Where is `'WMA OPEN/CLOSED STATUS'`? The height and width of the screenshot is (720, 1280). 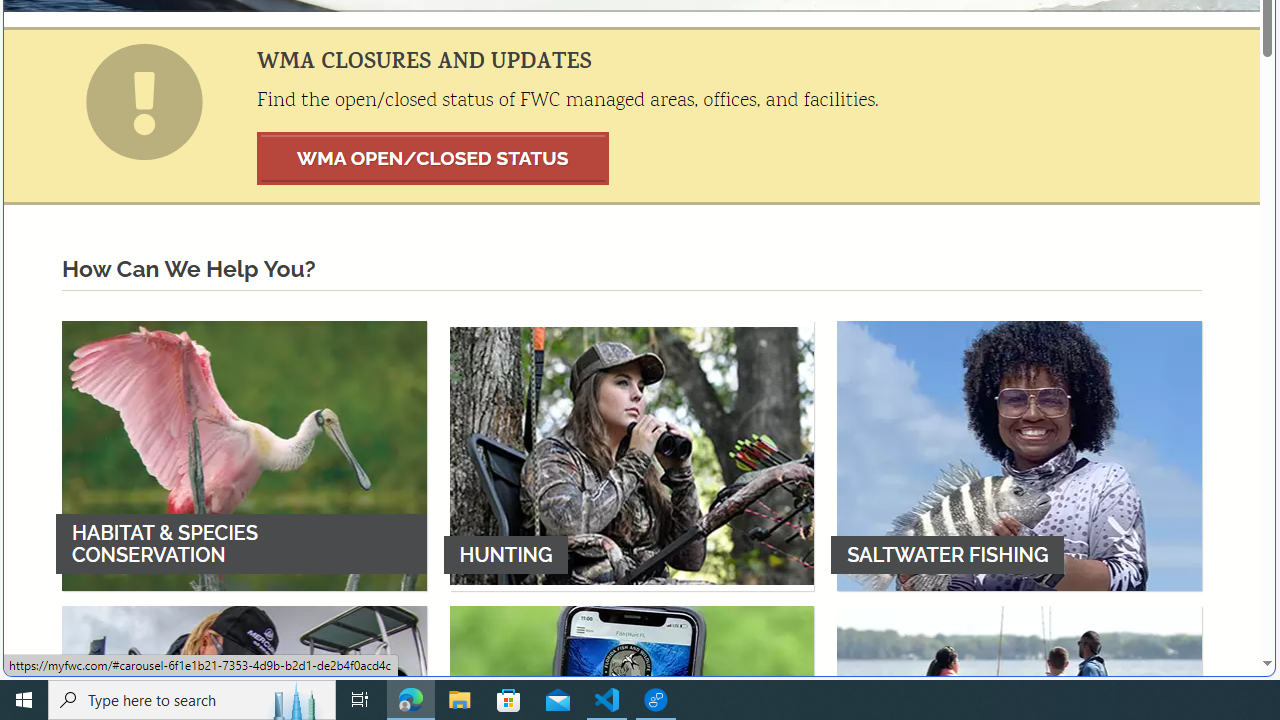
'WMA OPEN/CLOSED STATUS' is located at coordinates (432, 157).